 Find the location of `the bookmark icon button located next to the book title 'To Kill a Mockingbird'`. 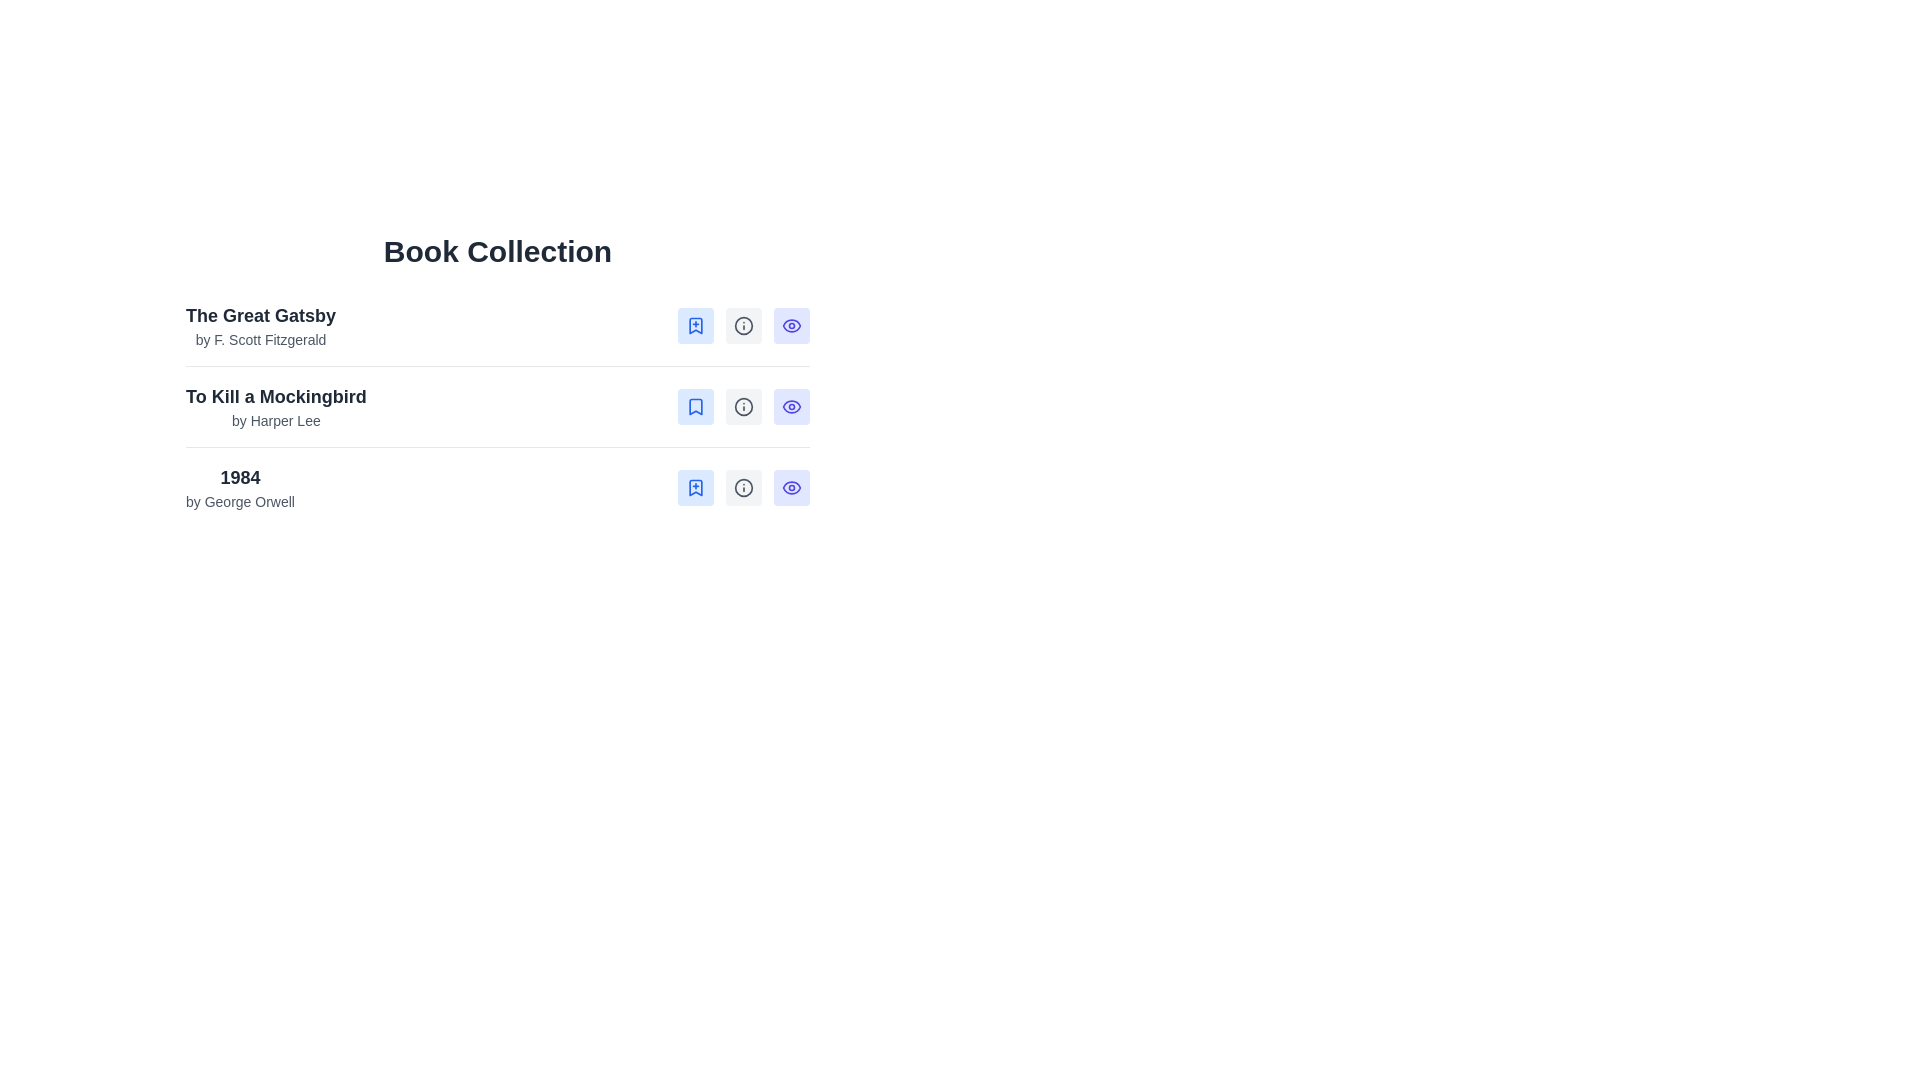

the bookmark icon button located next to the book title 'To Kill a Mockingbird' is located at coordinates (696, 406).